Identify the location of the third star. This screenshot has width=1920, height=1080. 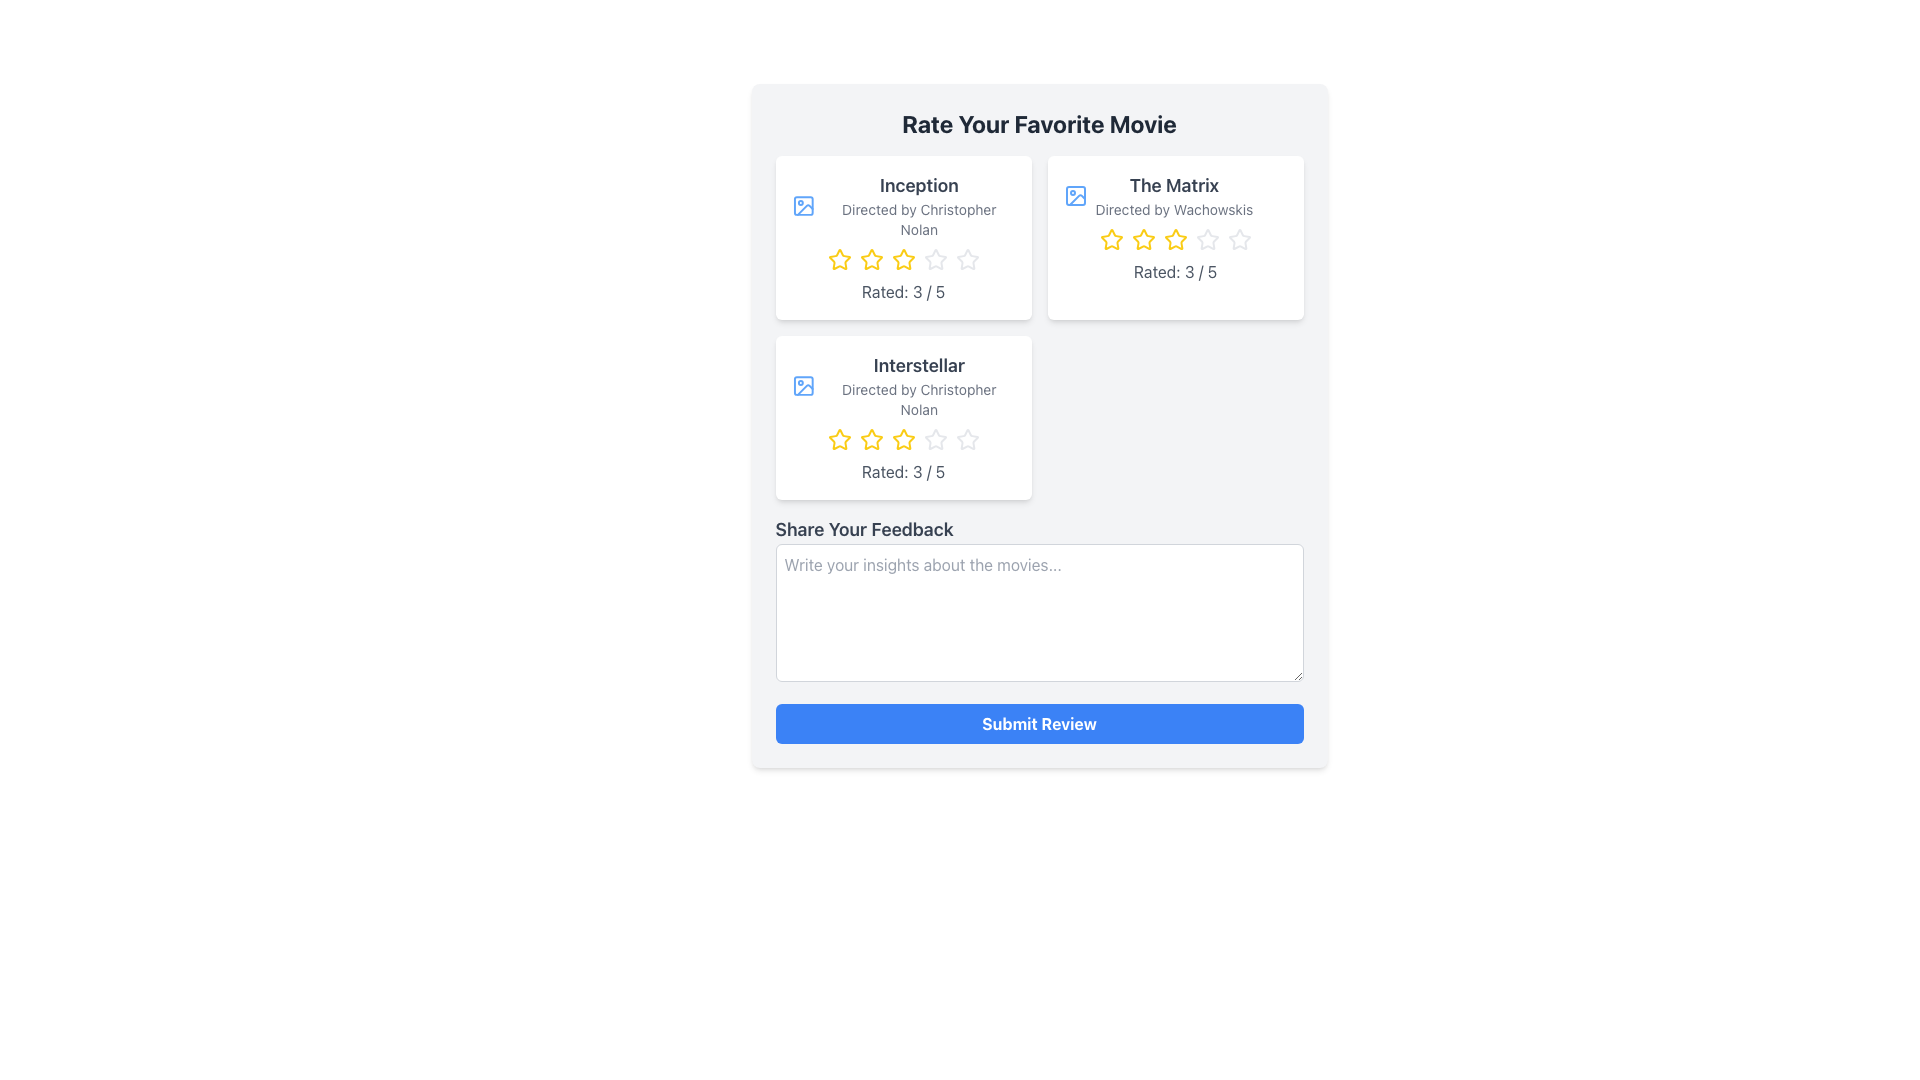
(902, 438).